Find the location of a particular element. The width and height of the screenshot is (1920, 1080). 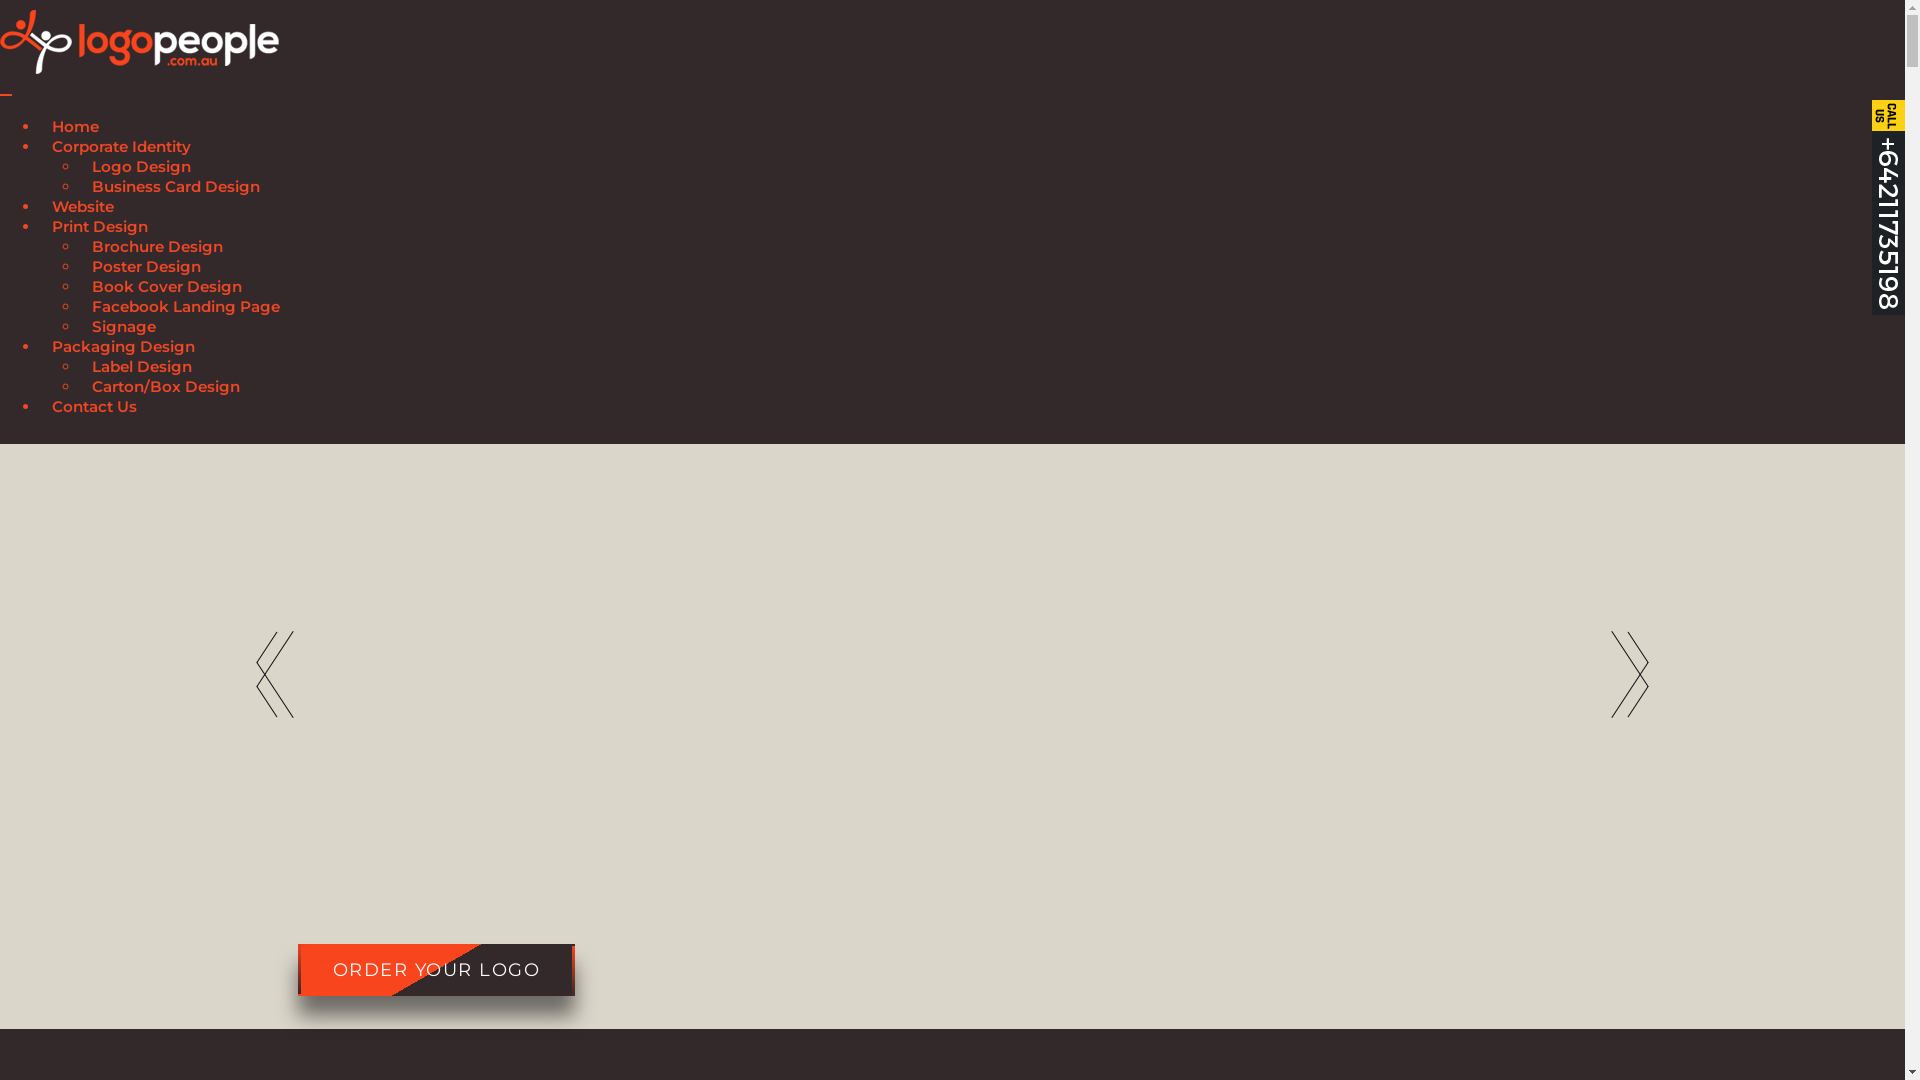

'Logo Design' is located at coordinates (80, 168).